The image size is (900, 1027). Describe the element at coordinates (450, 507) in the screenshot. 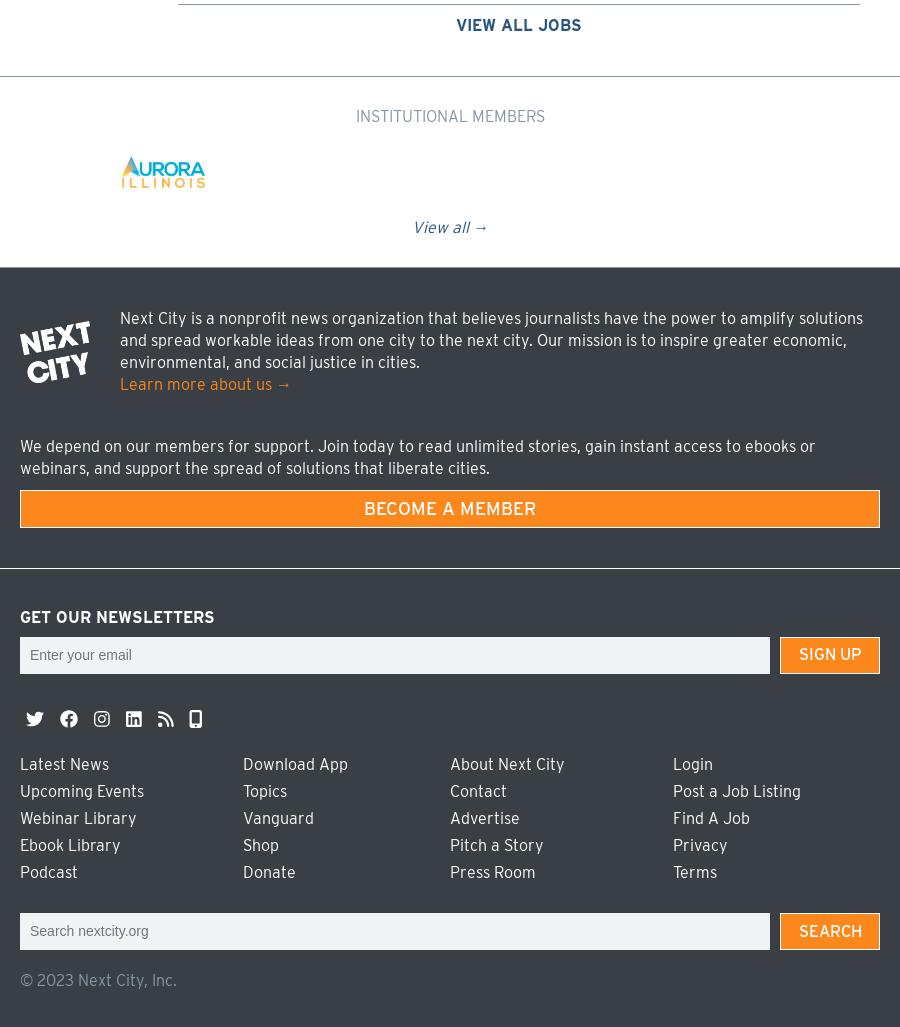

I see `'Become A Member'` at that location.